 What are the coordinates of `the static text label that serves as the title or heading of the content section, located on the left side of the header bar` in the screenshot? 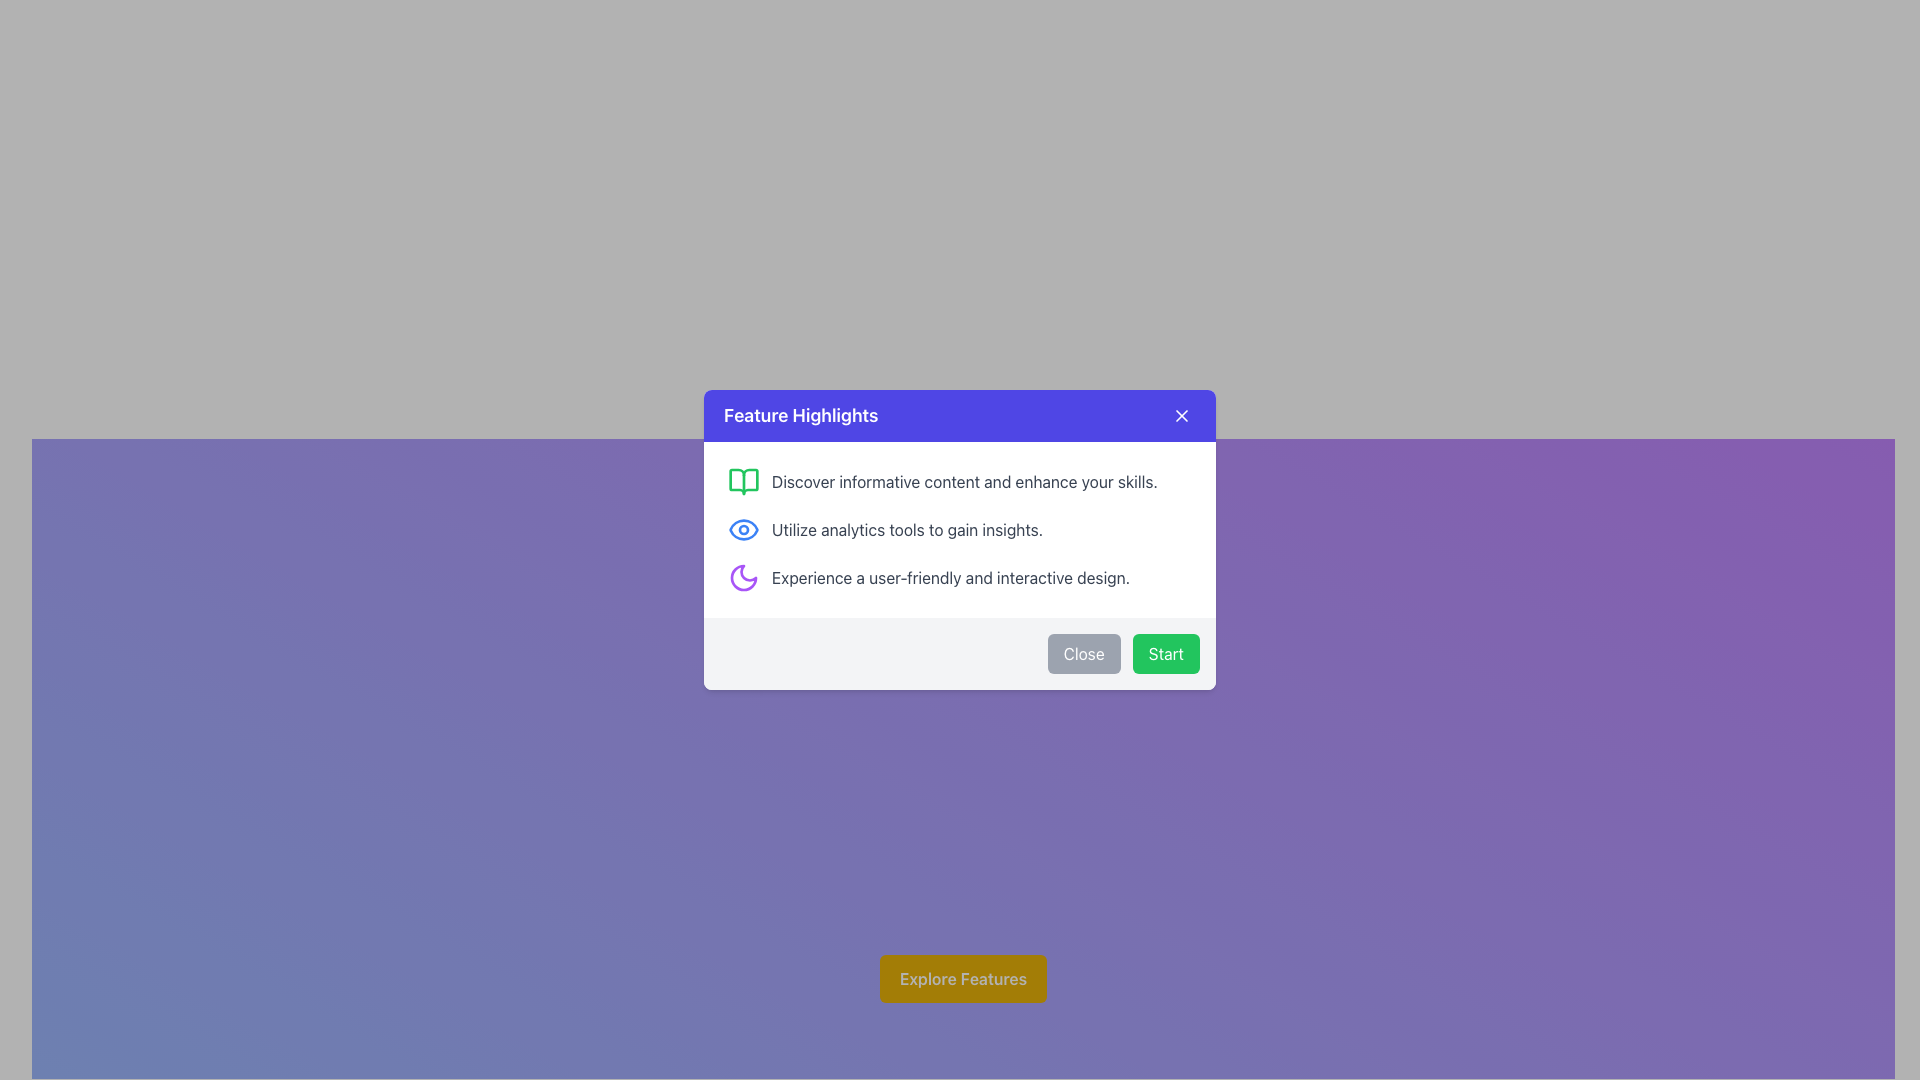 It's located at (801, 415).